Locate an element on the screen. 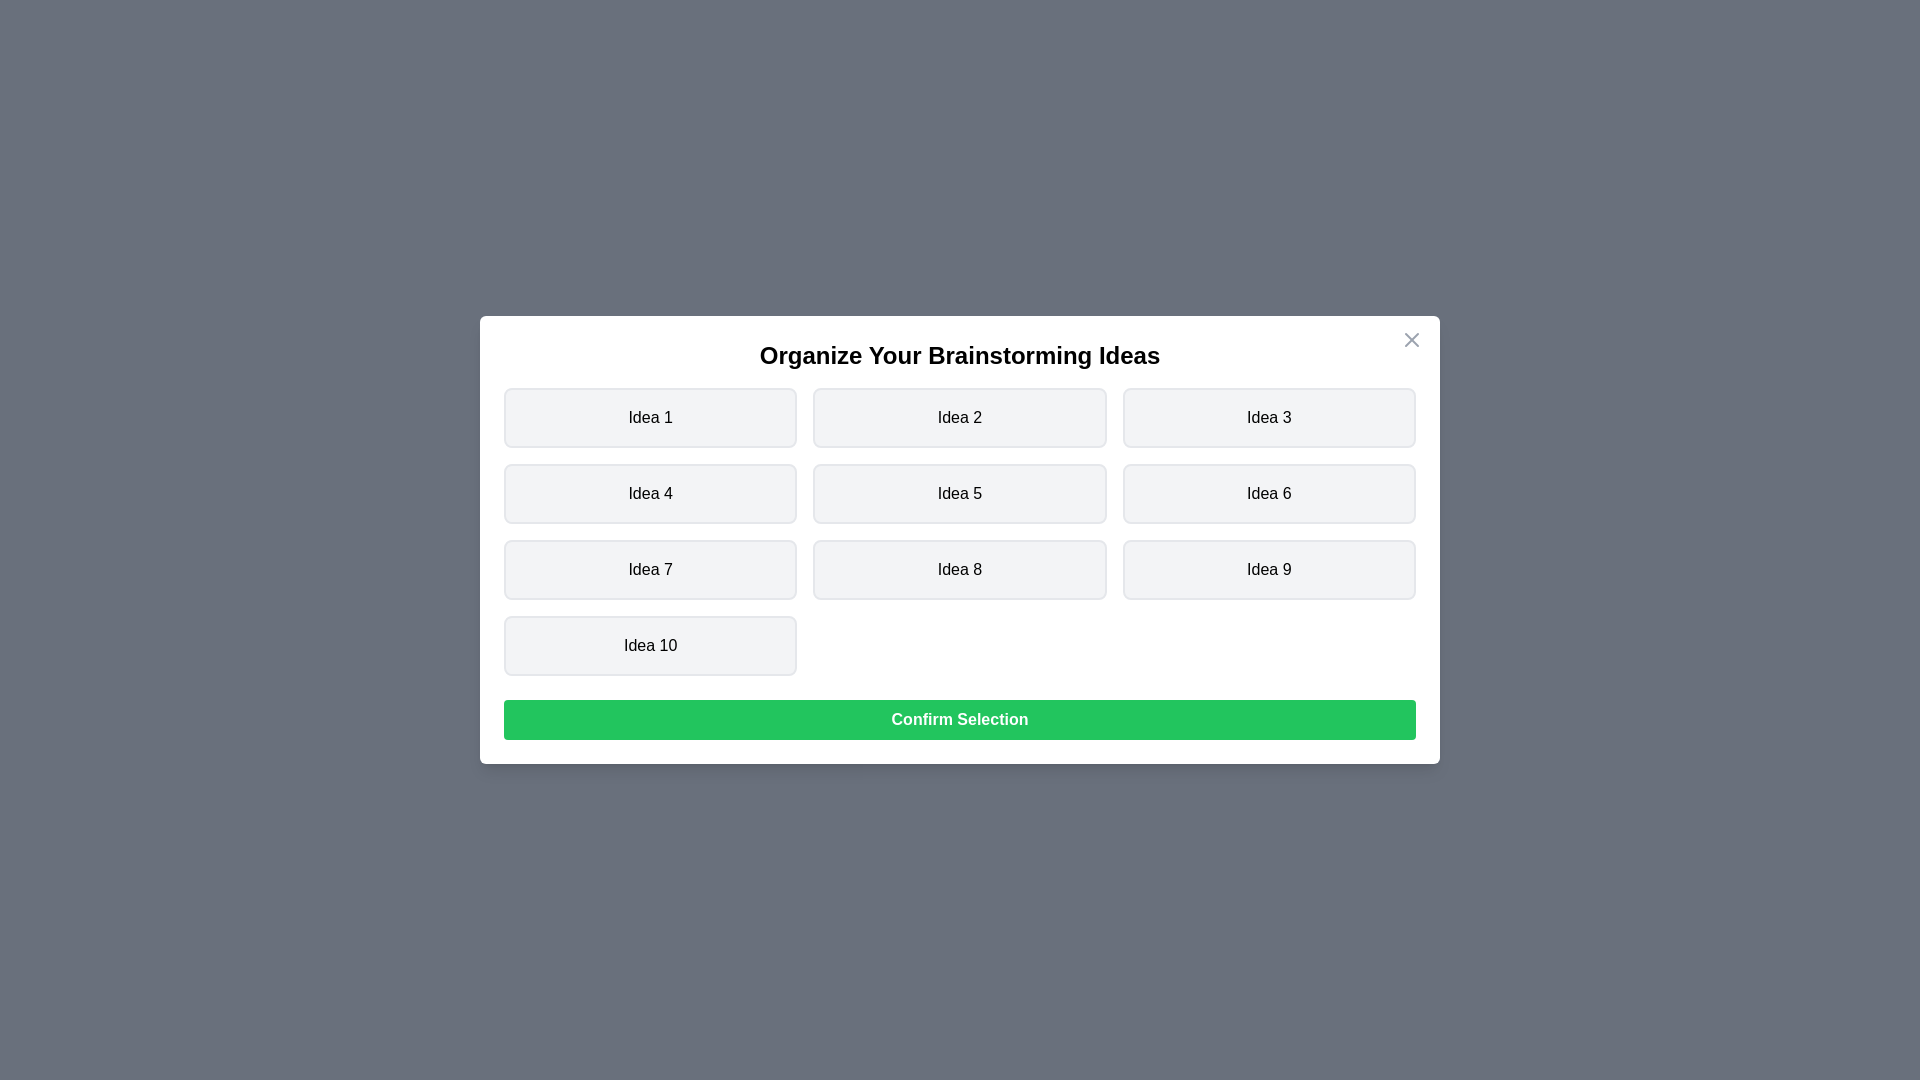  the green 'Confirm Selection' button is located at coordinates (960, 720).